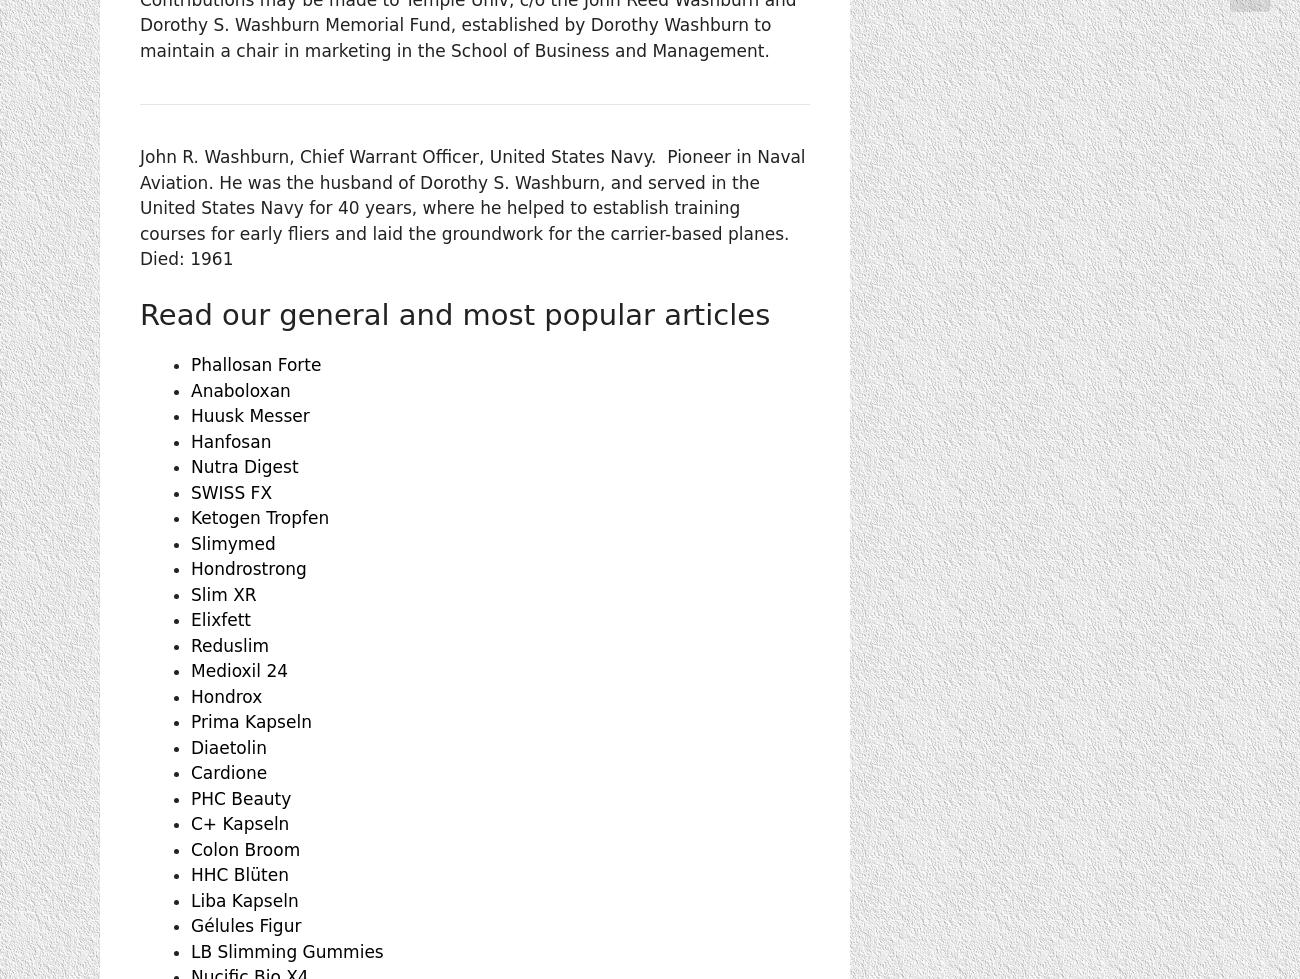 This screenshot has width=1300, height=979. I want to click on 'John R. Washburn, Chief Warrant Officer, United States Navy.  Pioneer in Naval Aviation. He was the husband of Dorothy S. Washburn, and served in the United States Navy for 40 years, where he helped to establish training courses for early fliers and laid the groundwork for the carrier-based planes. Died: 1961', so click(471, 208).